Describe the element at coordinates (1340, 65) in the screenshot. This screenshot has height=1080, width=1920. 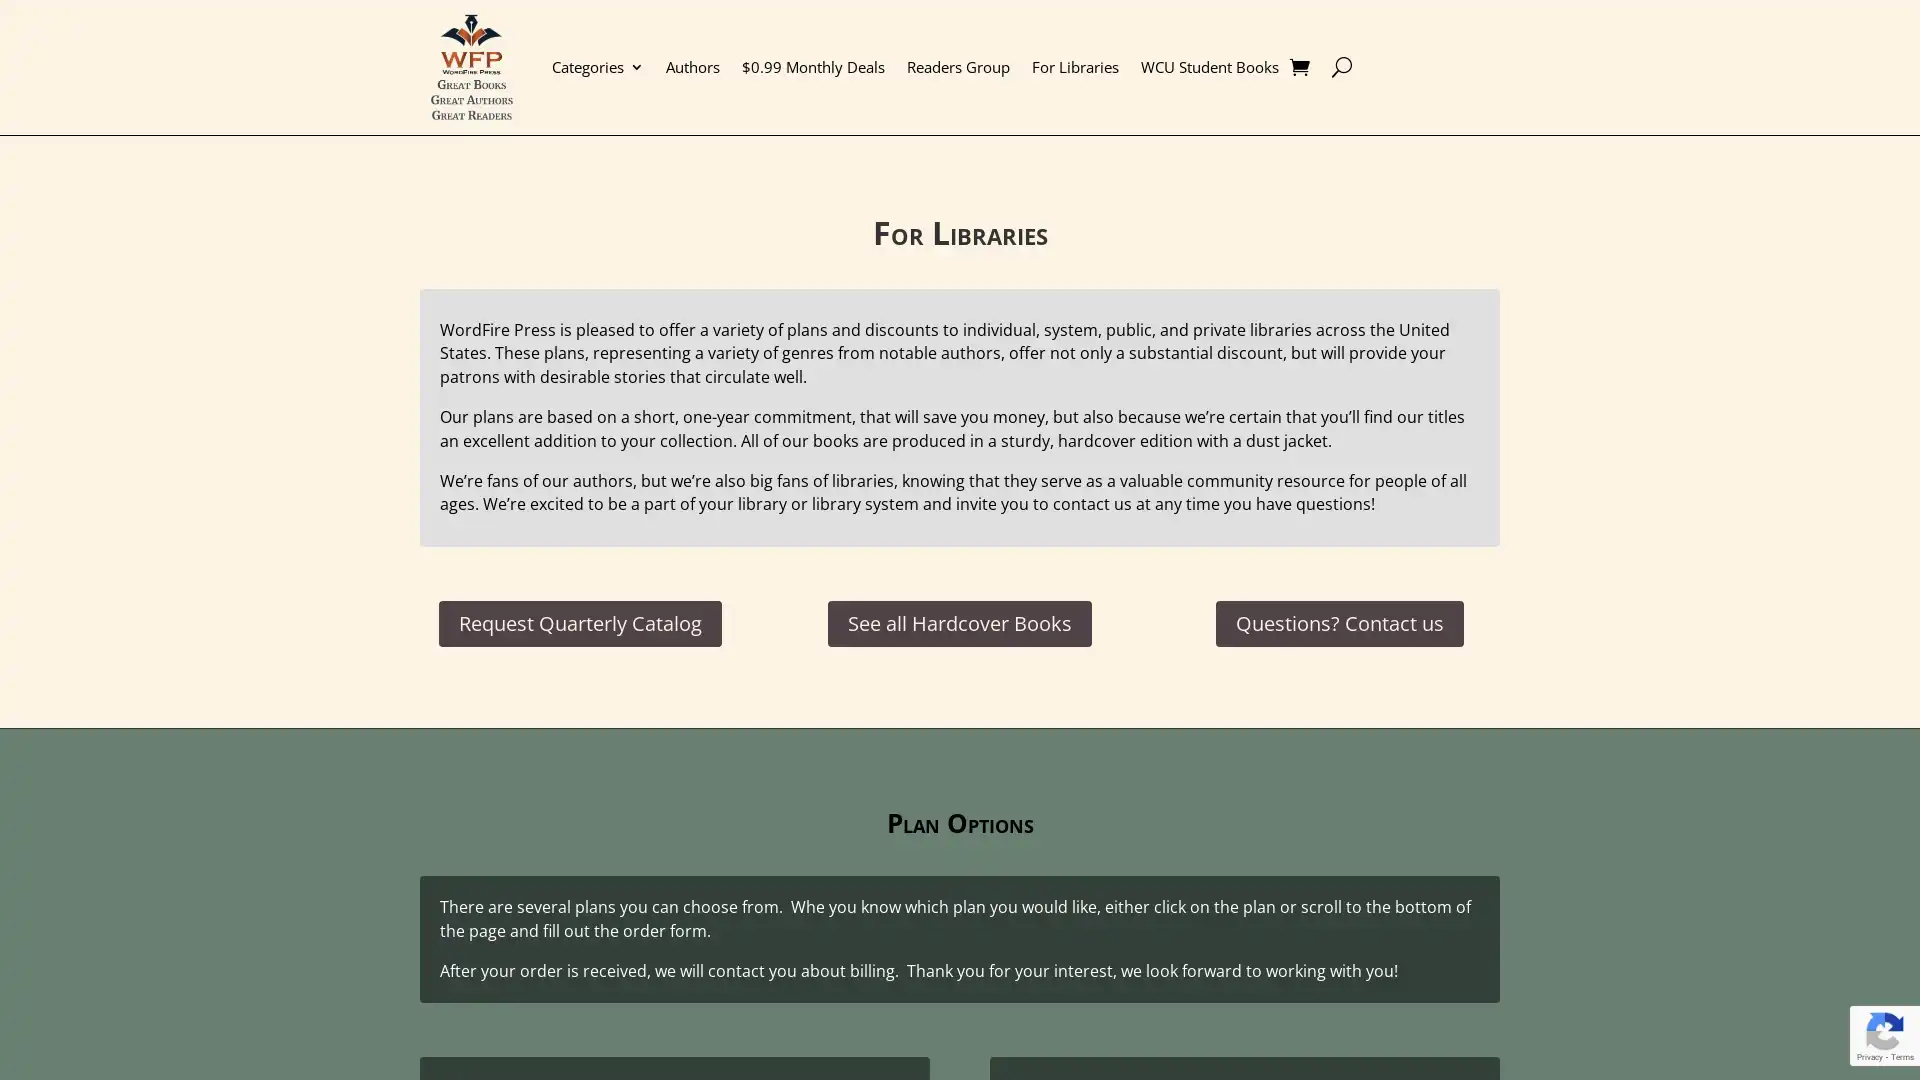
I see `U` at that location.